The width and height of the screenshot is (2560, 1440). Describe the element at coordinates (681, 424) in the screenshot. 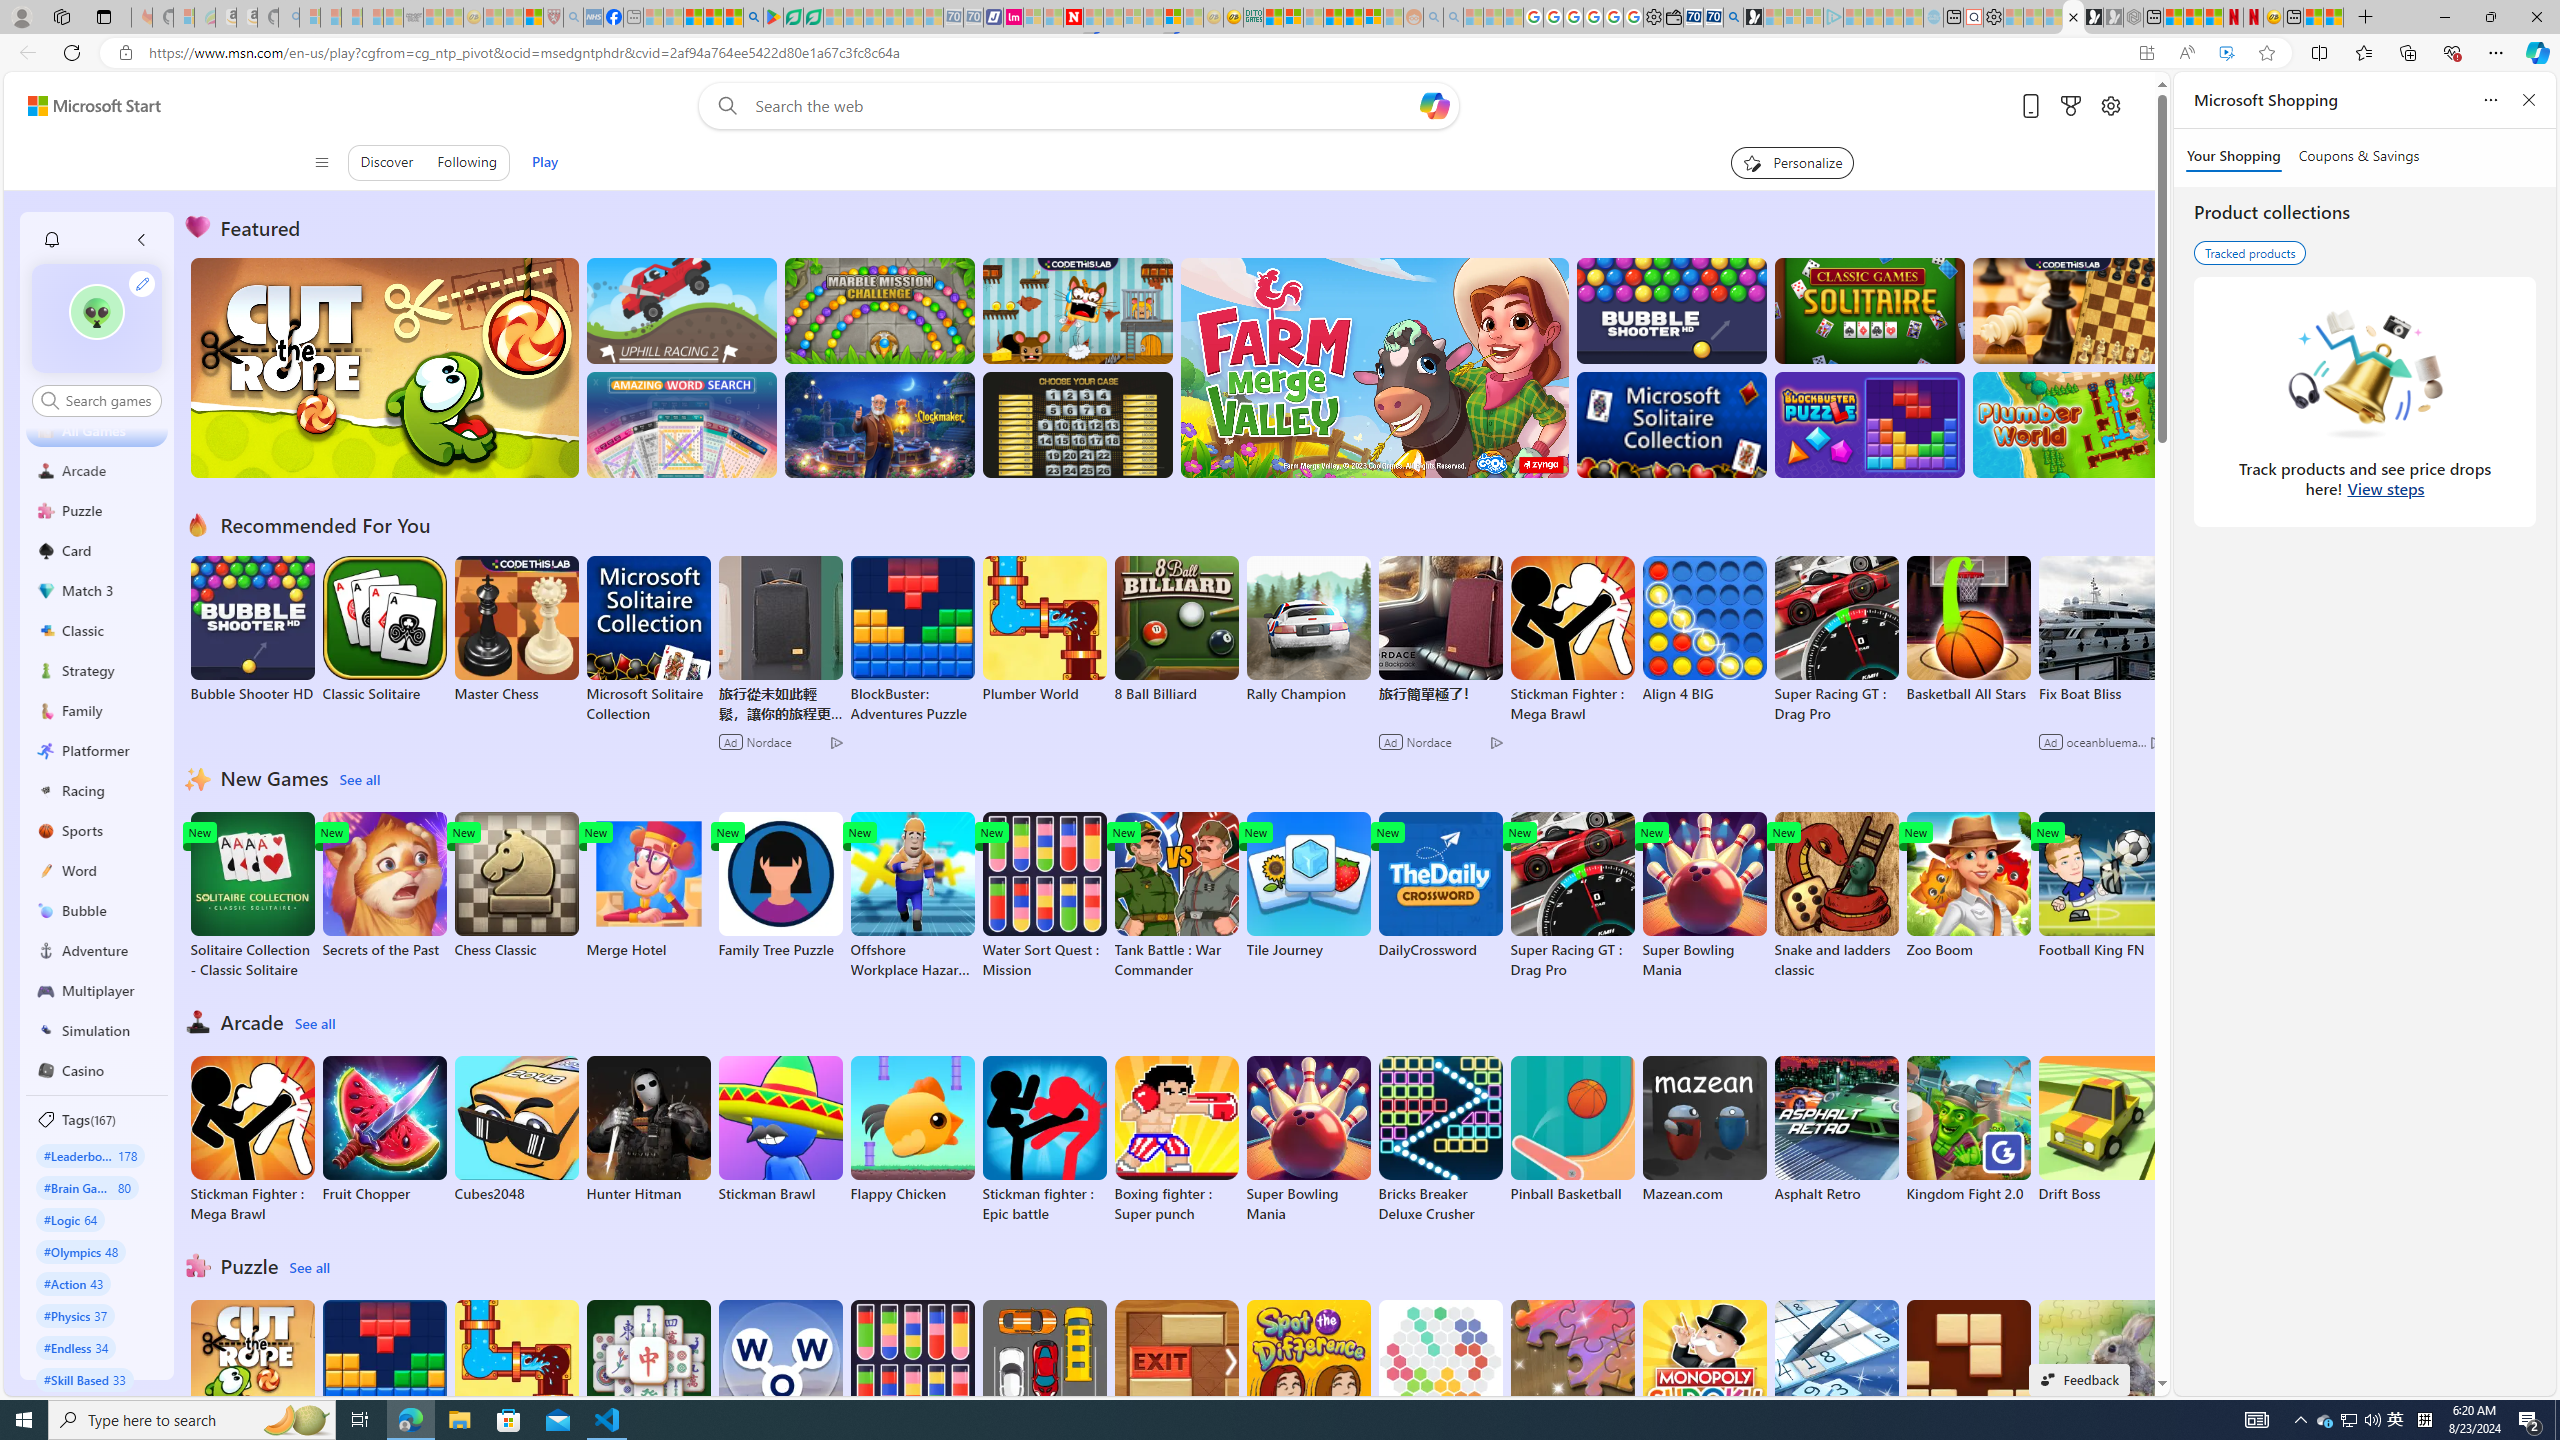

I see `'Amazing Word Search'` at that location.